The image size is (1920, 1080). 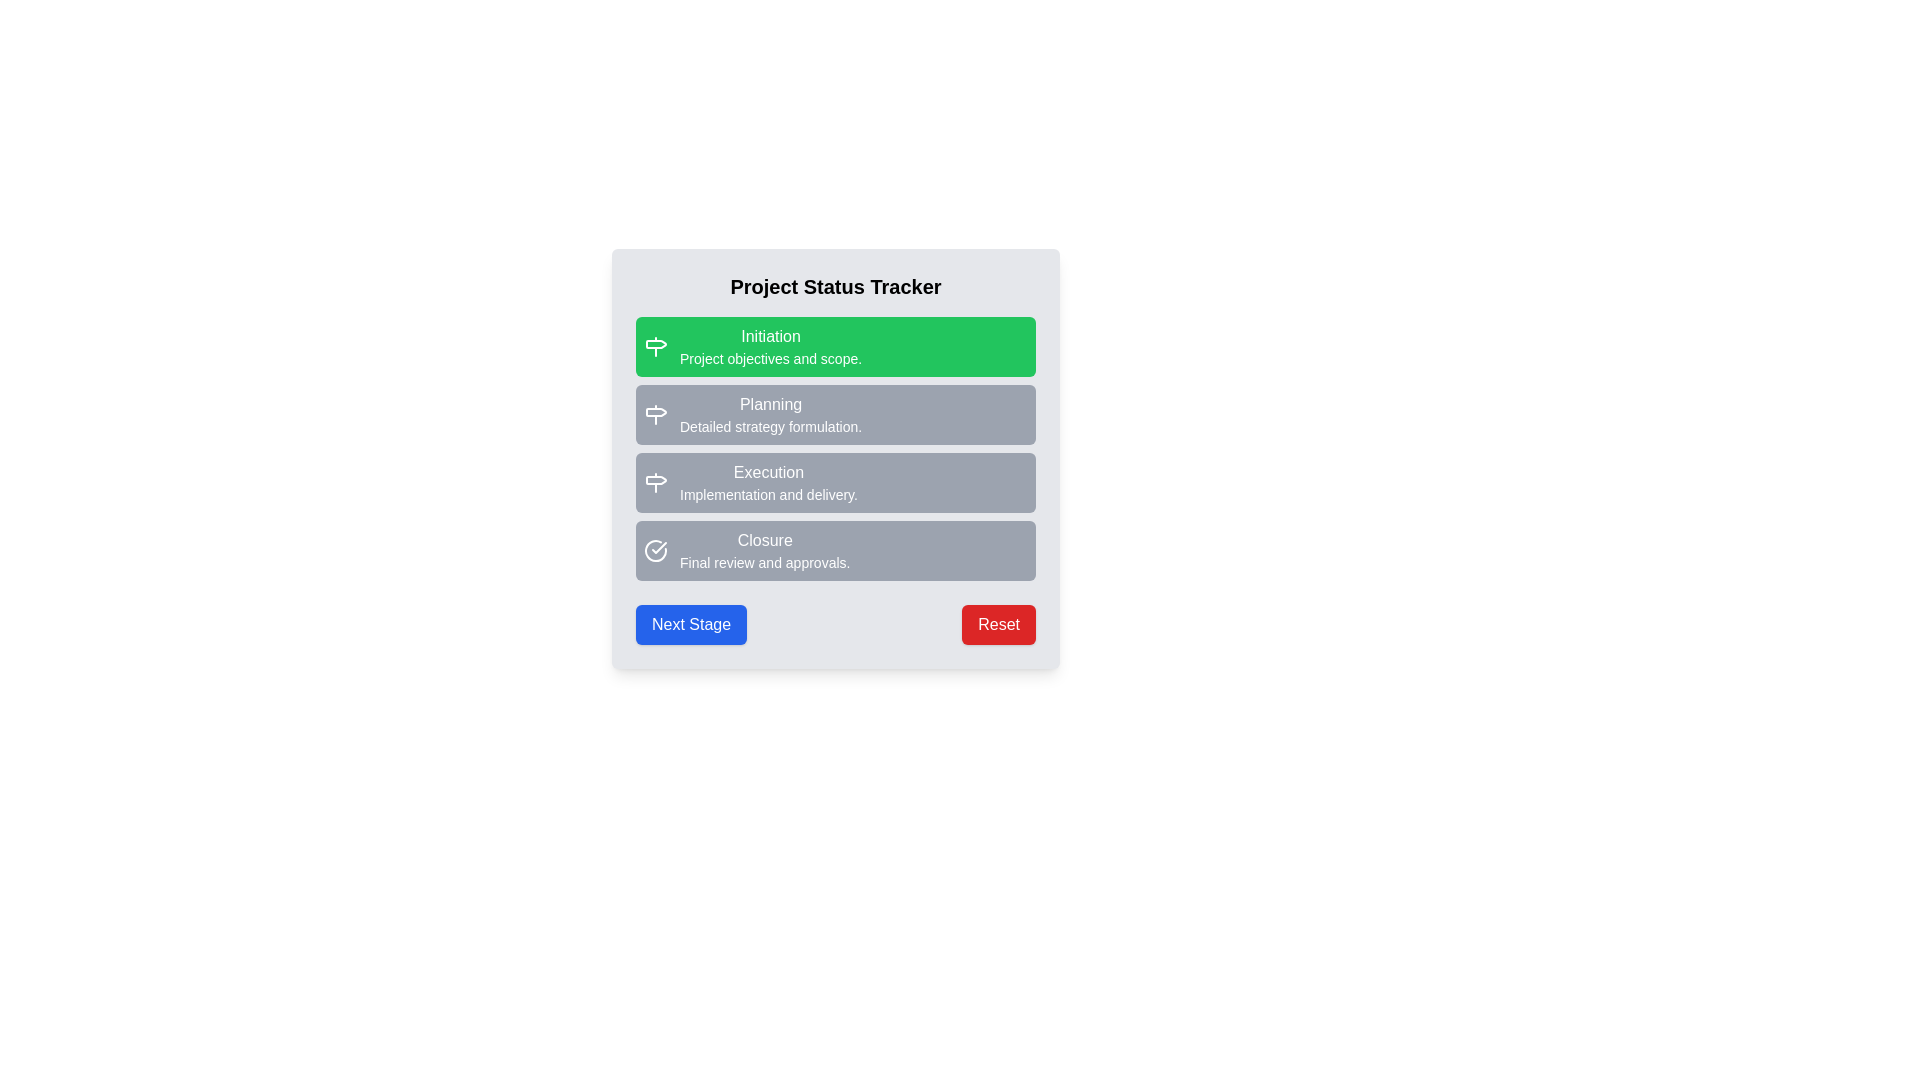 I want to click on the Status block element displaying 'Planning' and 'Detailed strategy formulation', so click(x=835, y=414).